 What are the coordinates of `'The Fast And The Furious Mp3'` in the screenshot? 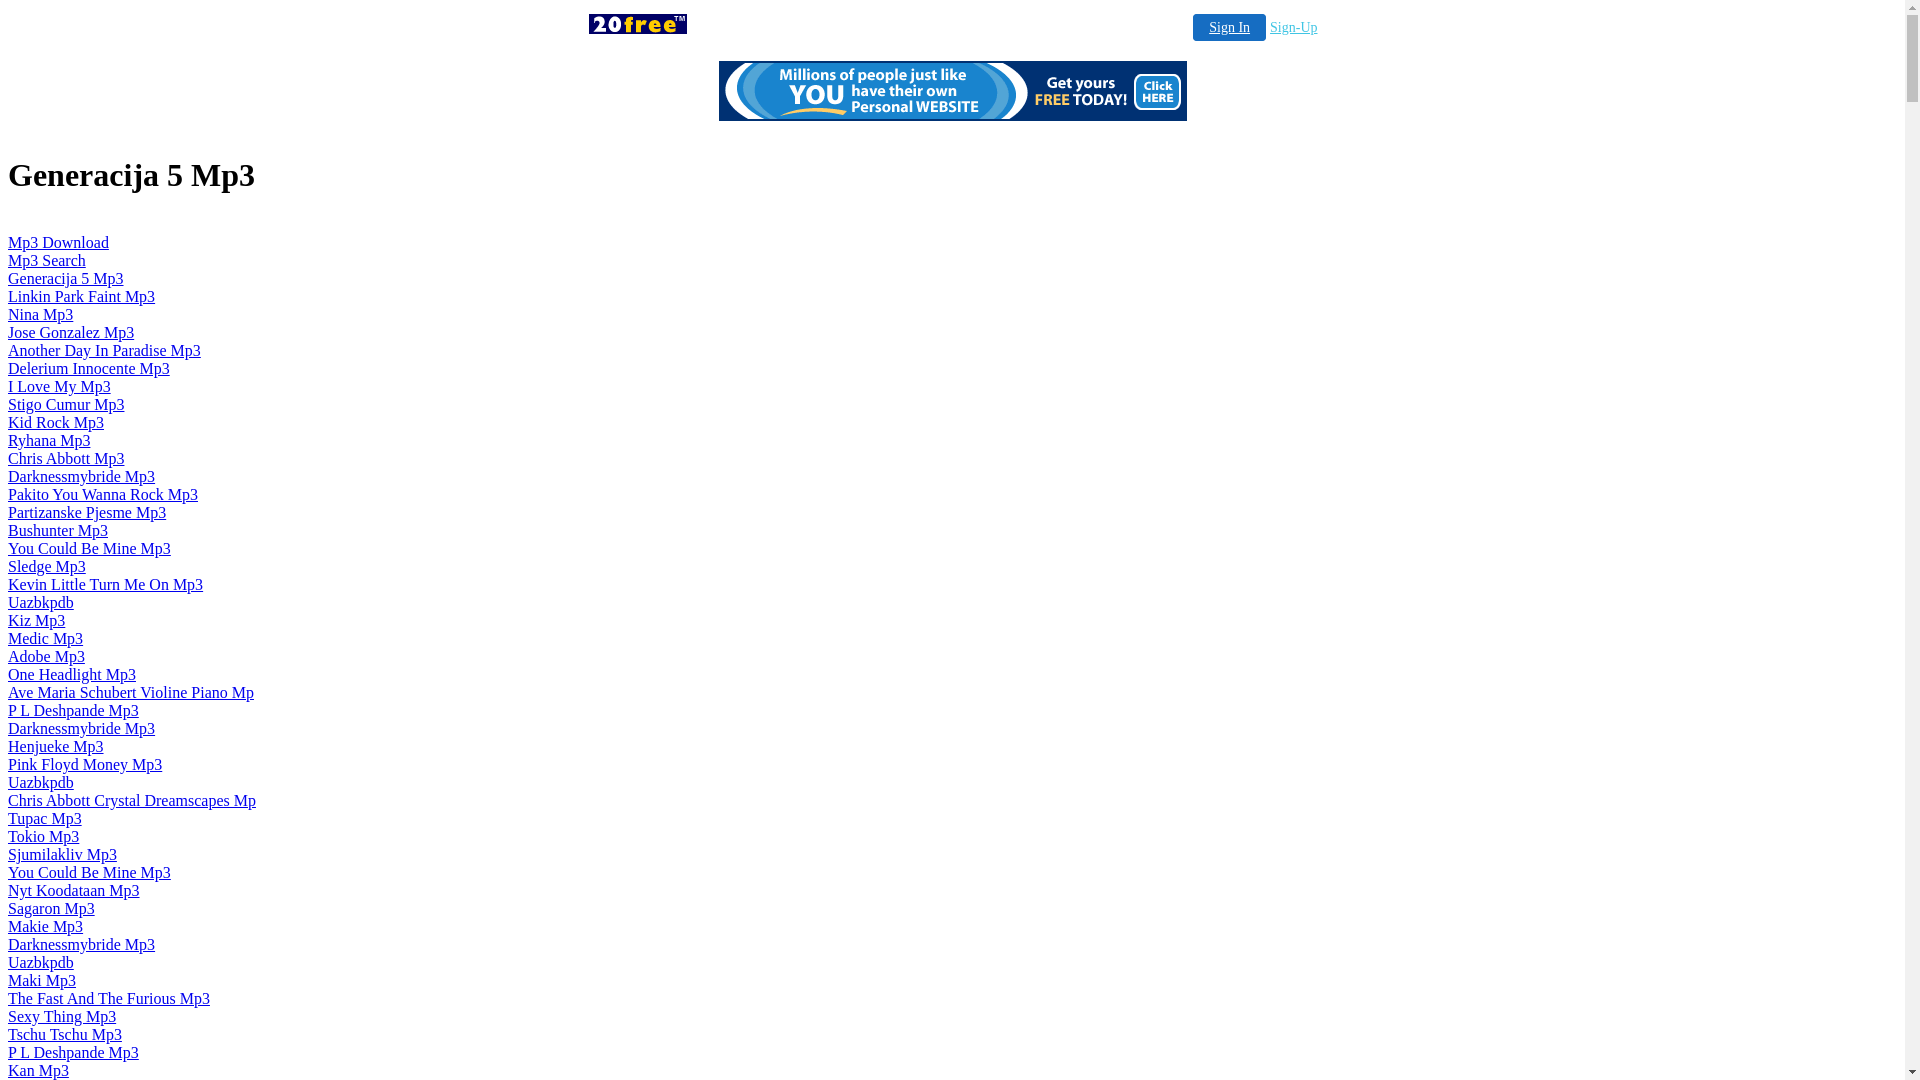 It's located at (108, 998).